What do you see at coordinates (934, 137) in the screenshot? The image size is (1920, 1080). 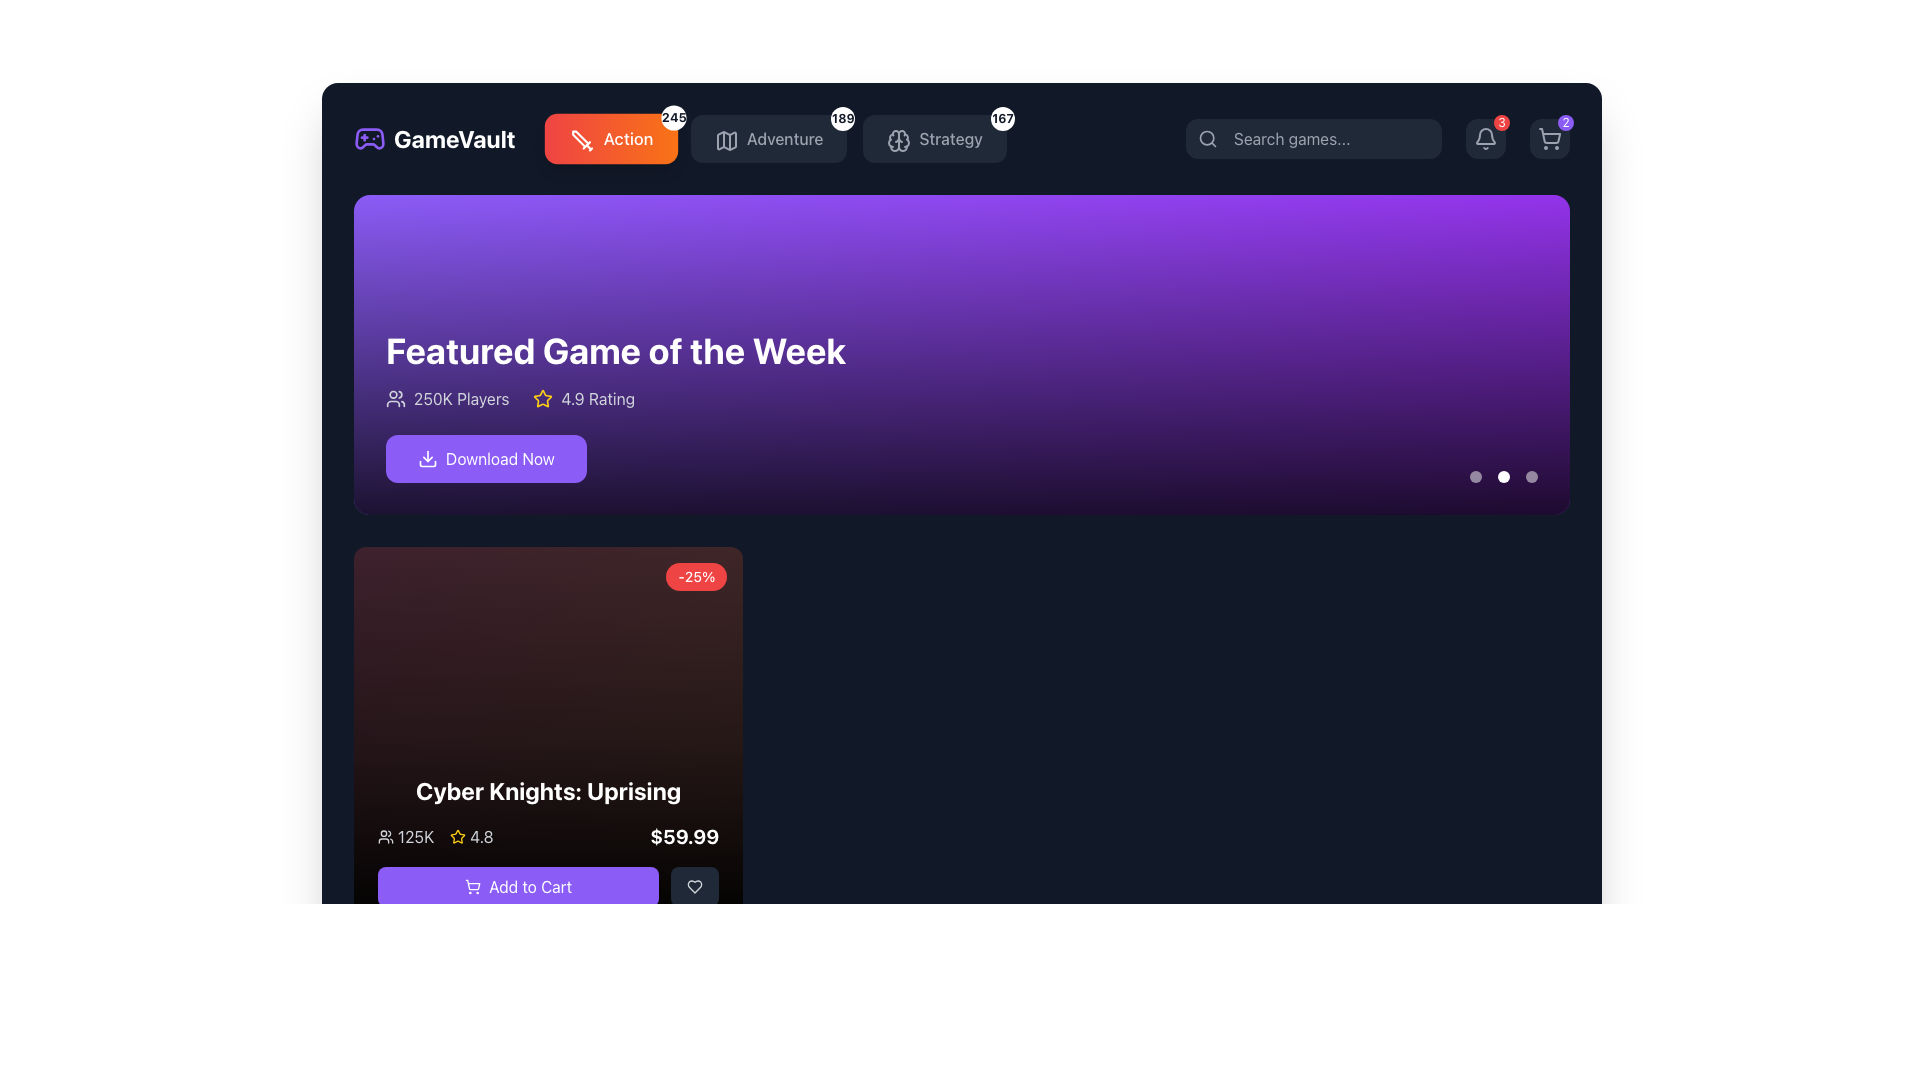 I see `the 'Strategy' button` at bounding box center [934, 137].